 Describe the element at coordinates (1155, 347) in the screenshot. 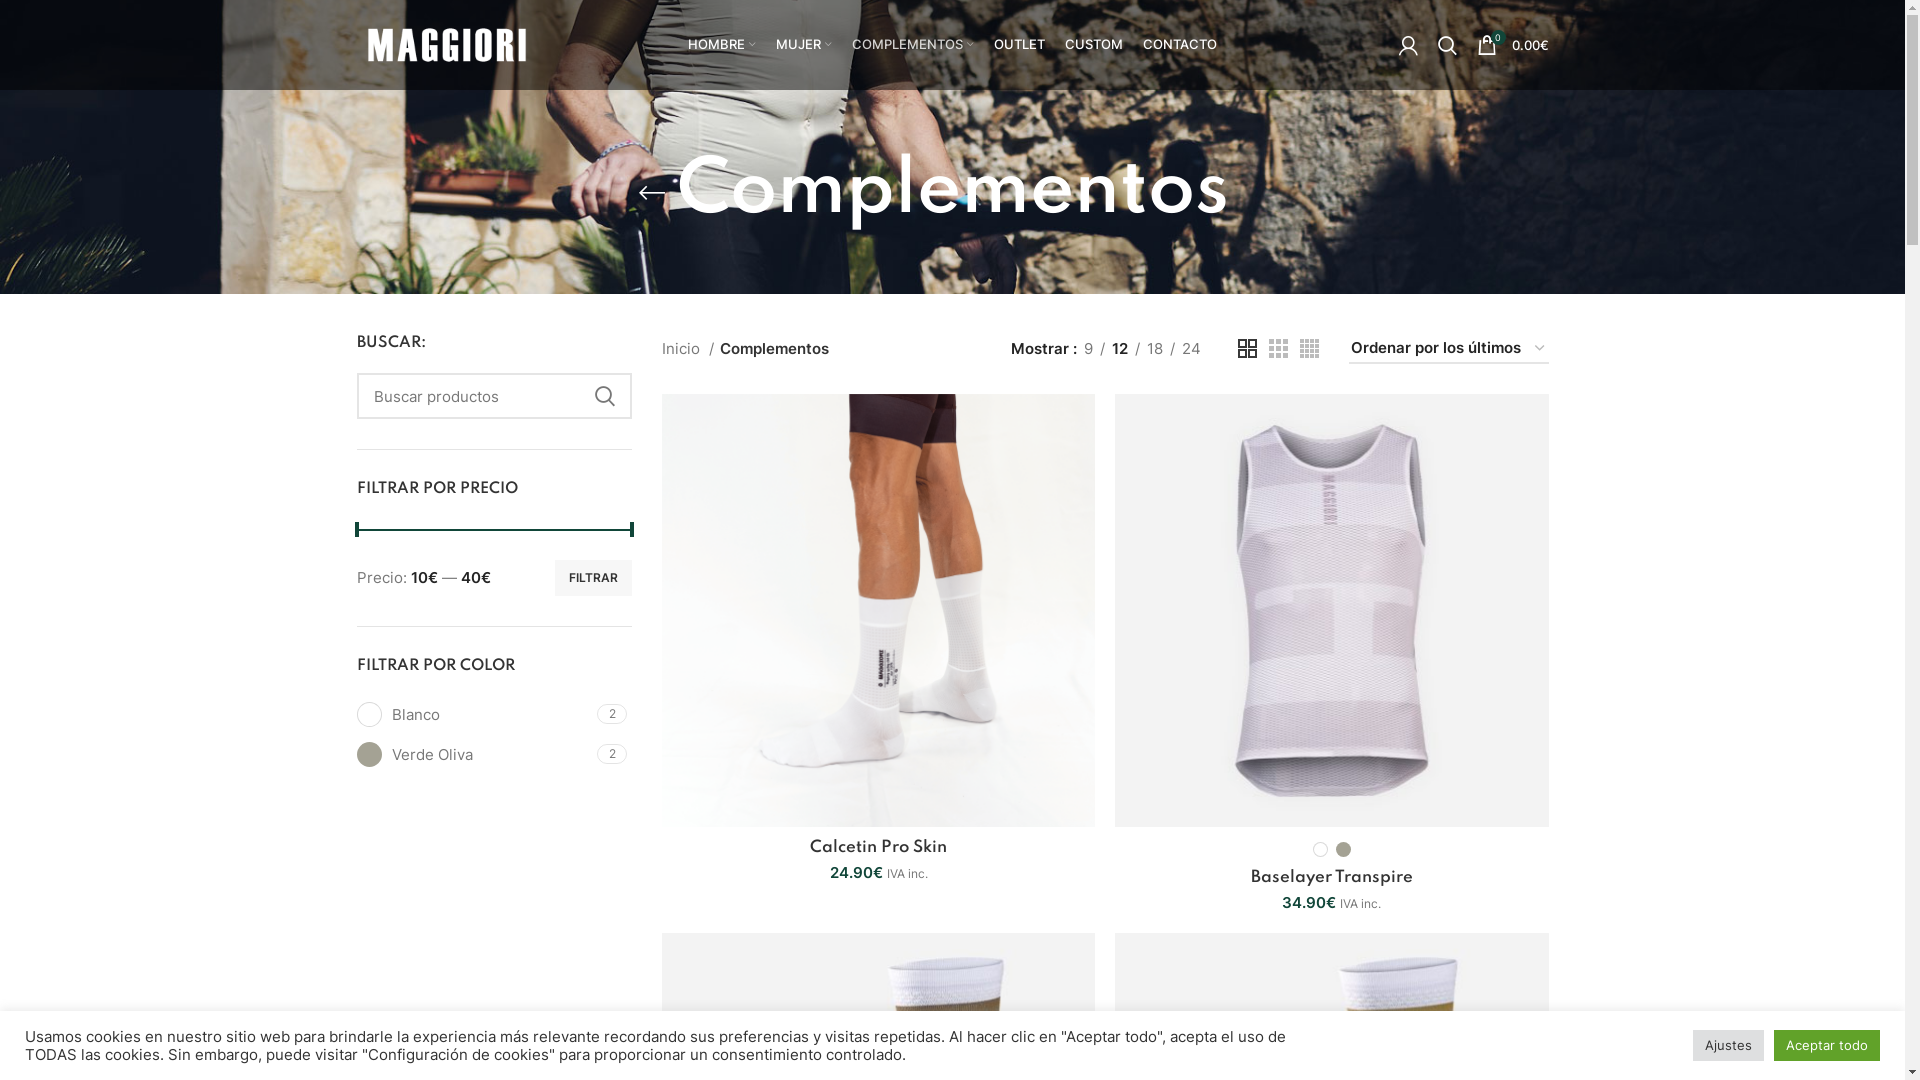

I see `'18'` at that location.